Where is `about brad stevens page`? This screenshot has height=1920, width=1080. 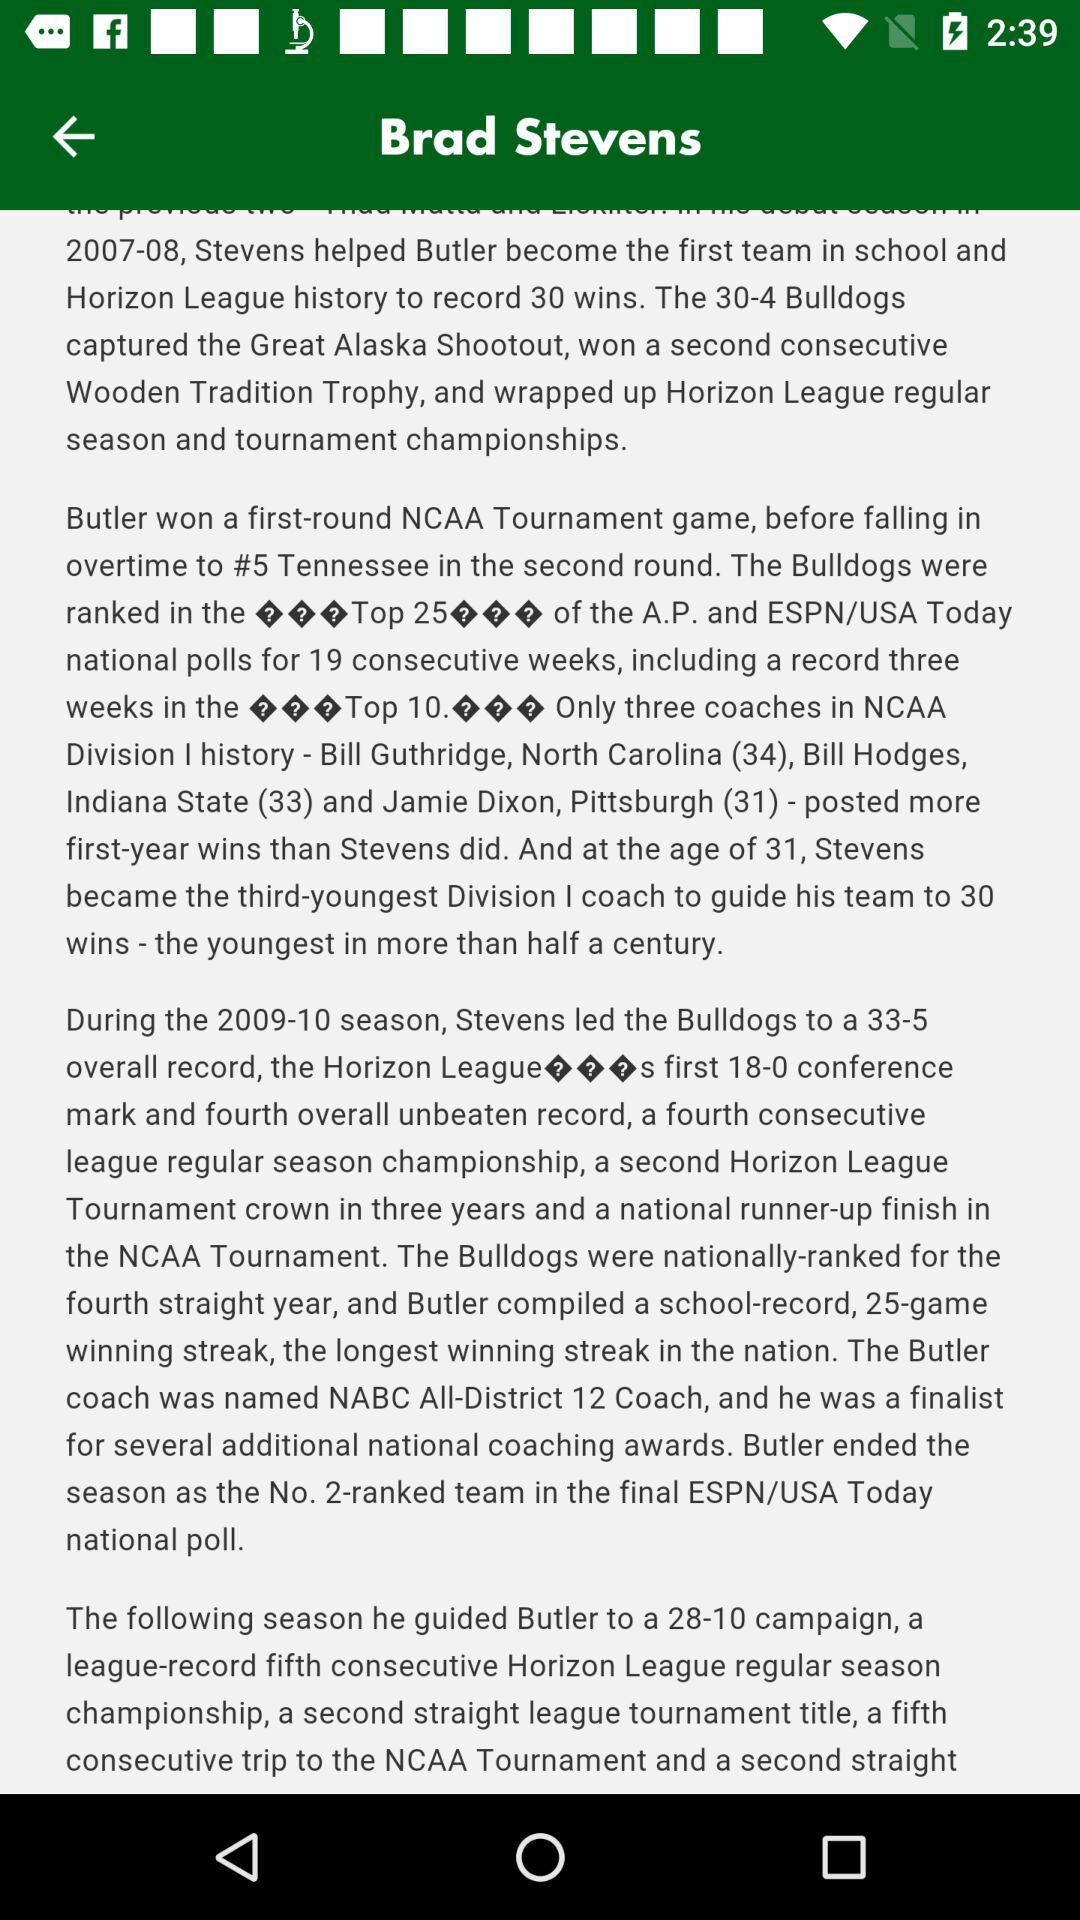 about brad stevens page is located at coordinates (540, 1002).